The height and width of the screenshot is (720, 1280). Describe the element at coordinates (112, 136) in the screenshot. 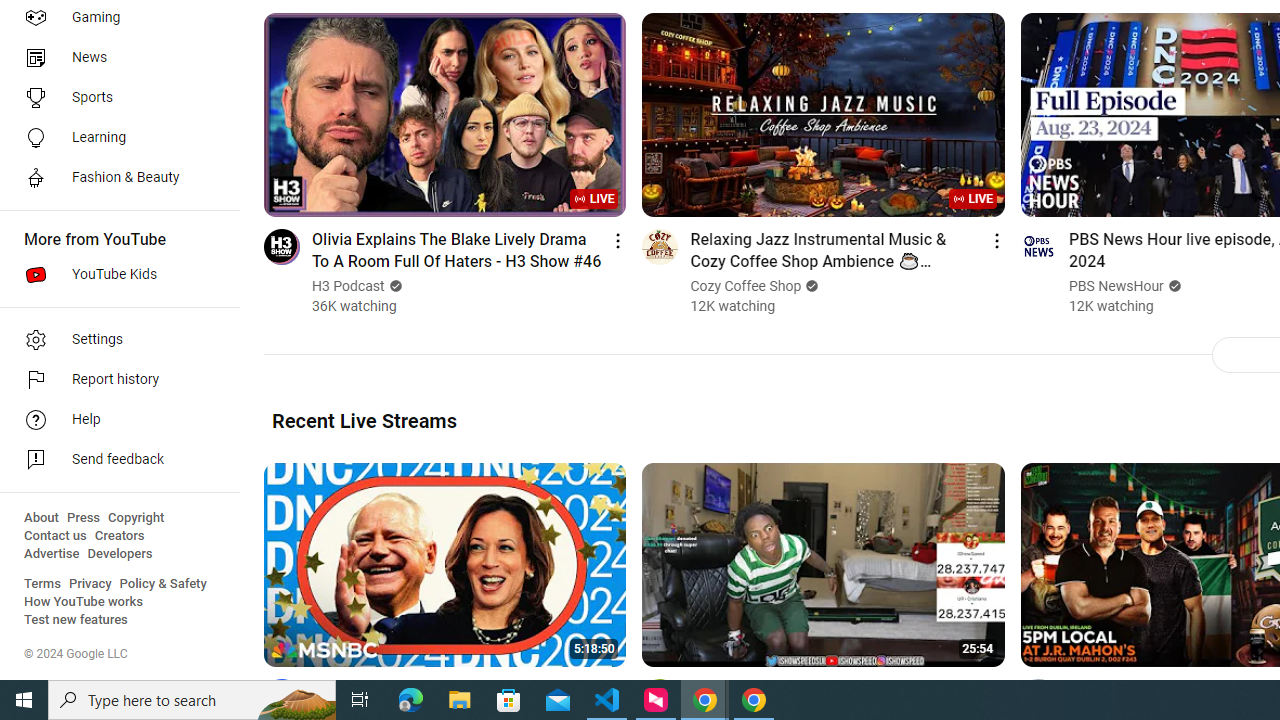

I see `'Learning'` at that location.